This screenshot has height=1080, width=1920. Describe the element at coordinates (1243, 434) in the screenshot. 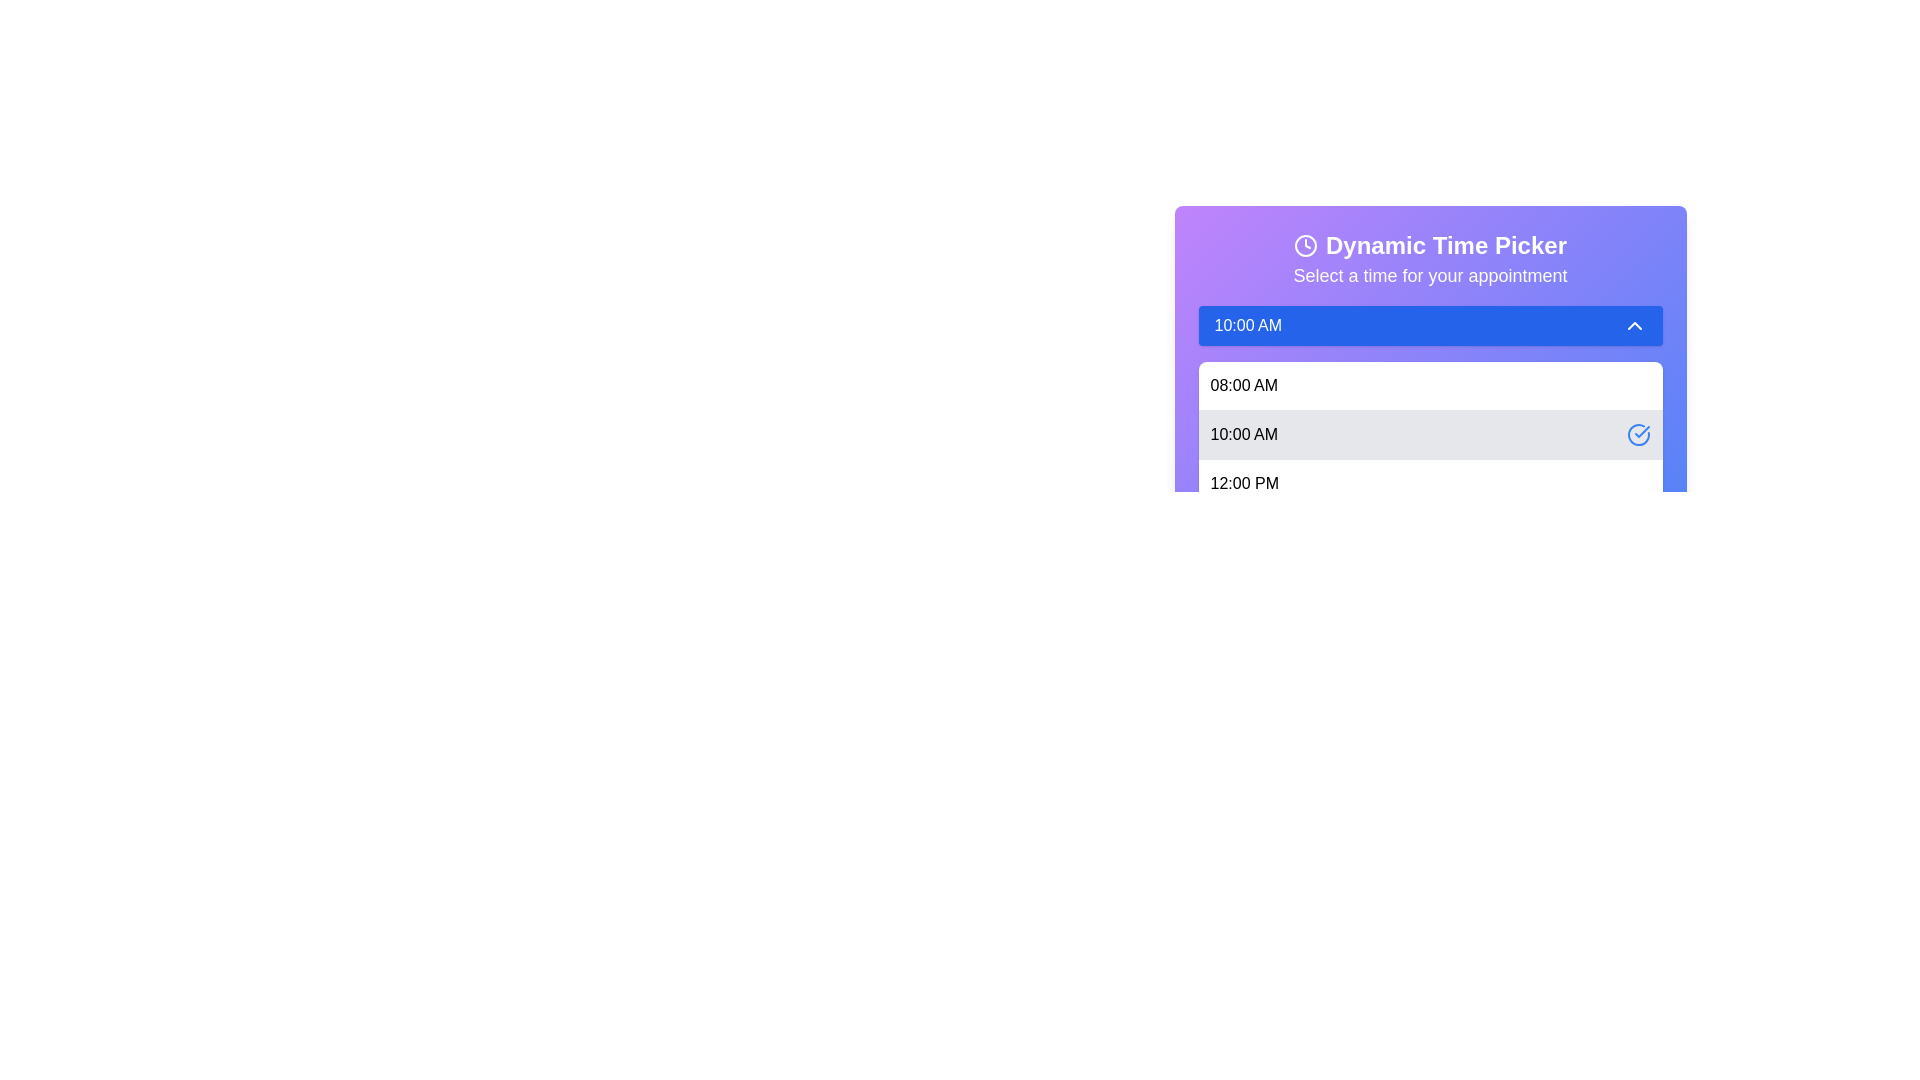

I see `the second visible time option in the dropdown list of the 'Dynamic Time Picker'` at that location.